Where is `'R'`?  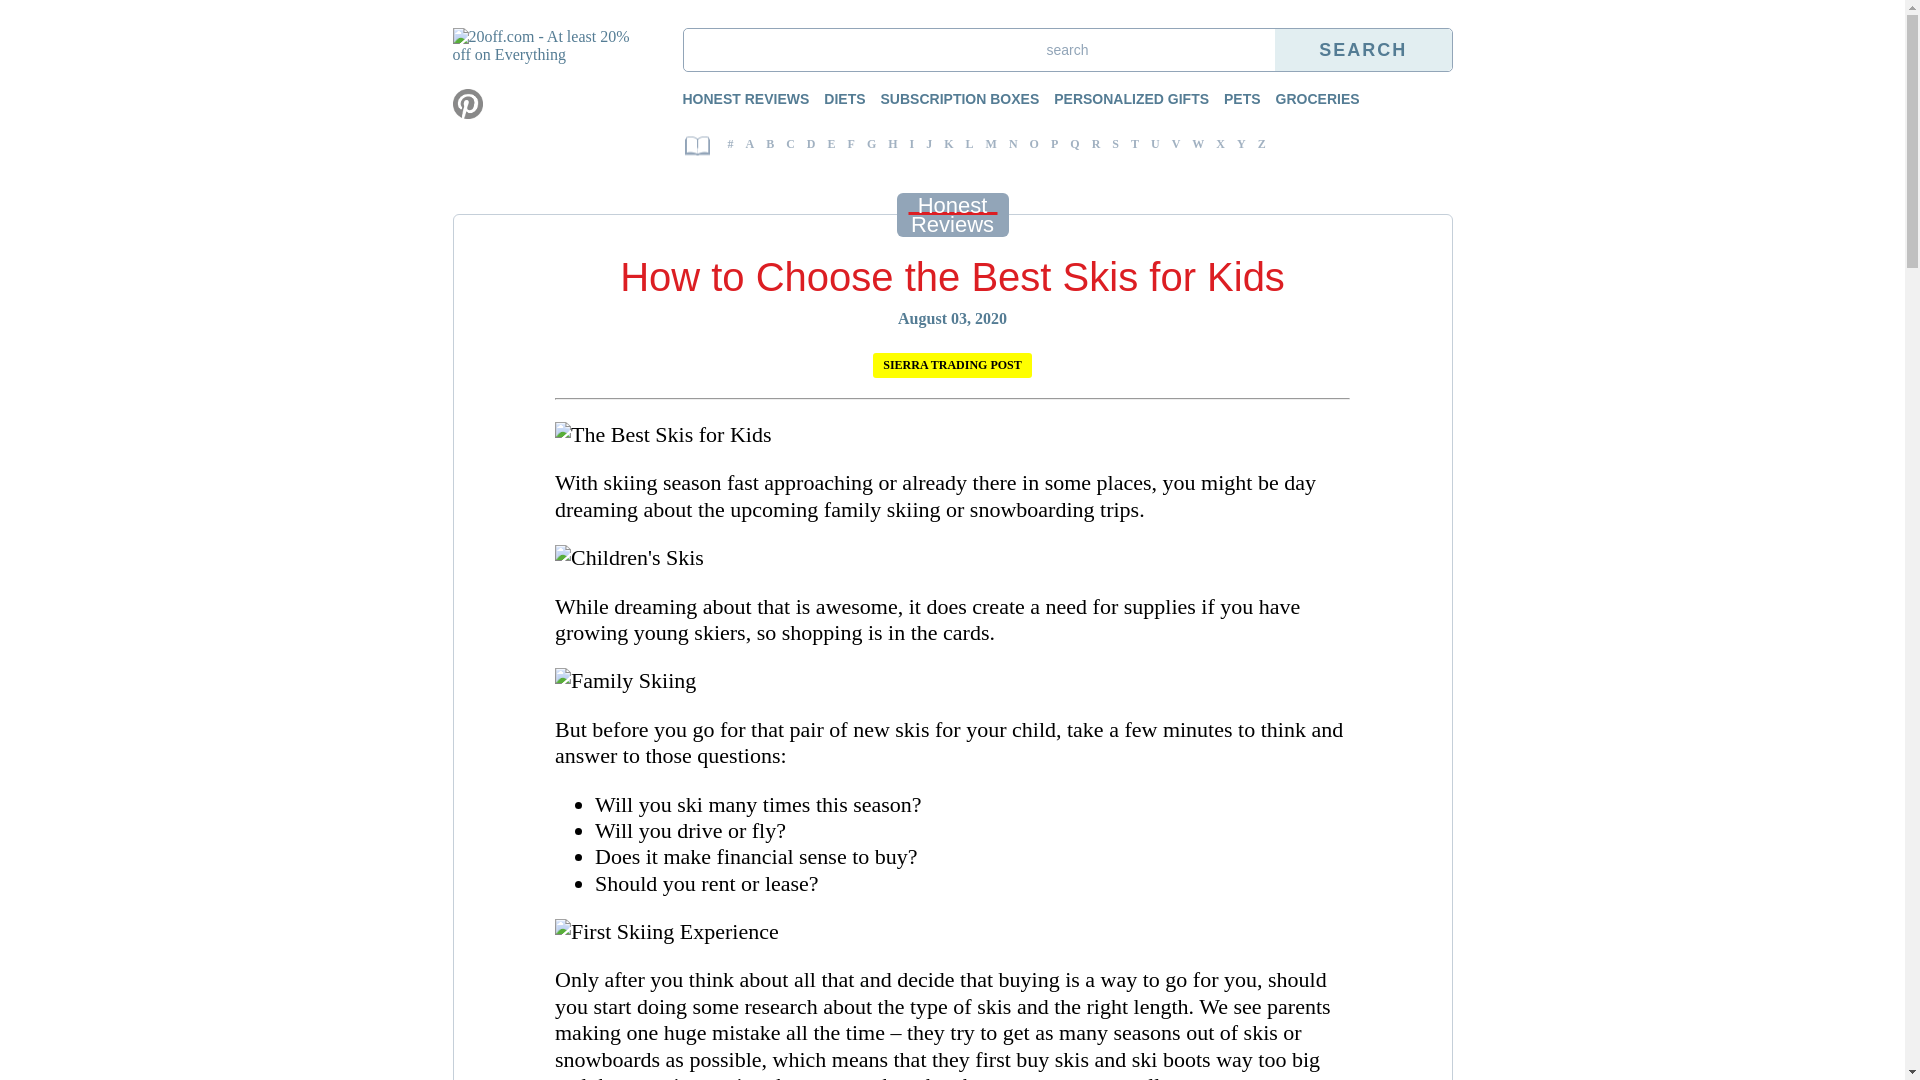
'R' is located at coordinates (1095, 143).